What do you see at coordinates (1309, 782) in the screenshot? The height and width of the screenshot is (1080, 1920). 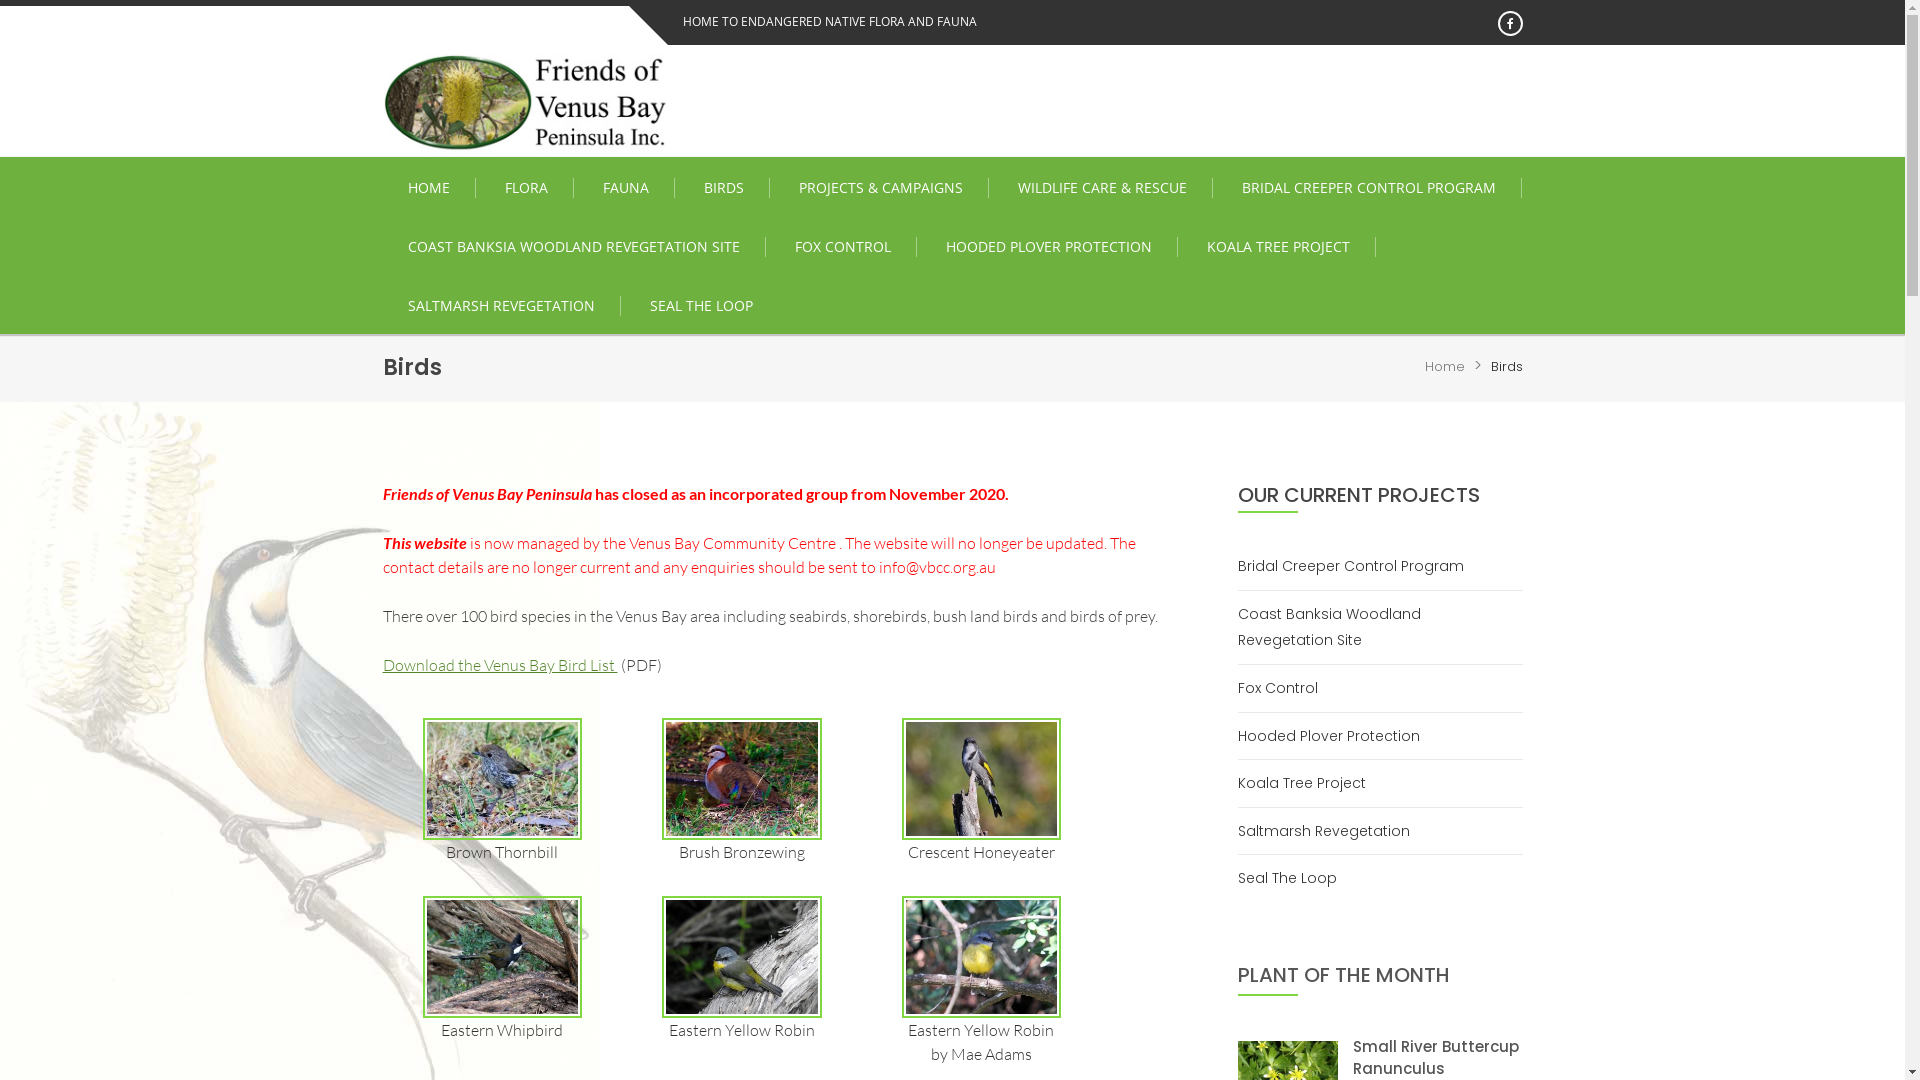 I see `'Koala Tree Project'` at bounding box center [1309, 782].